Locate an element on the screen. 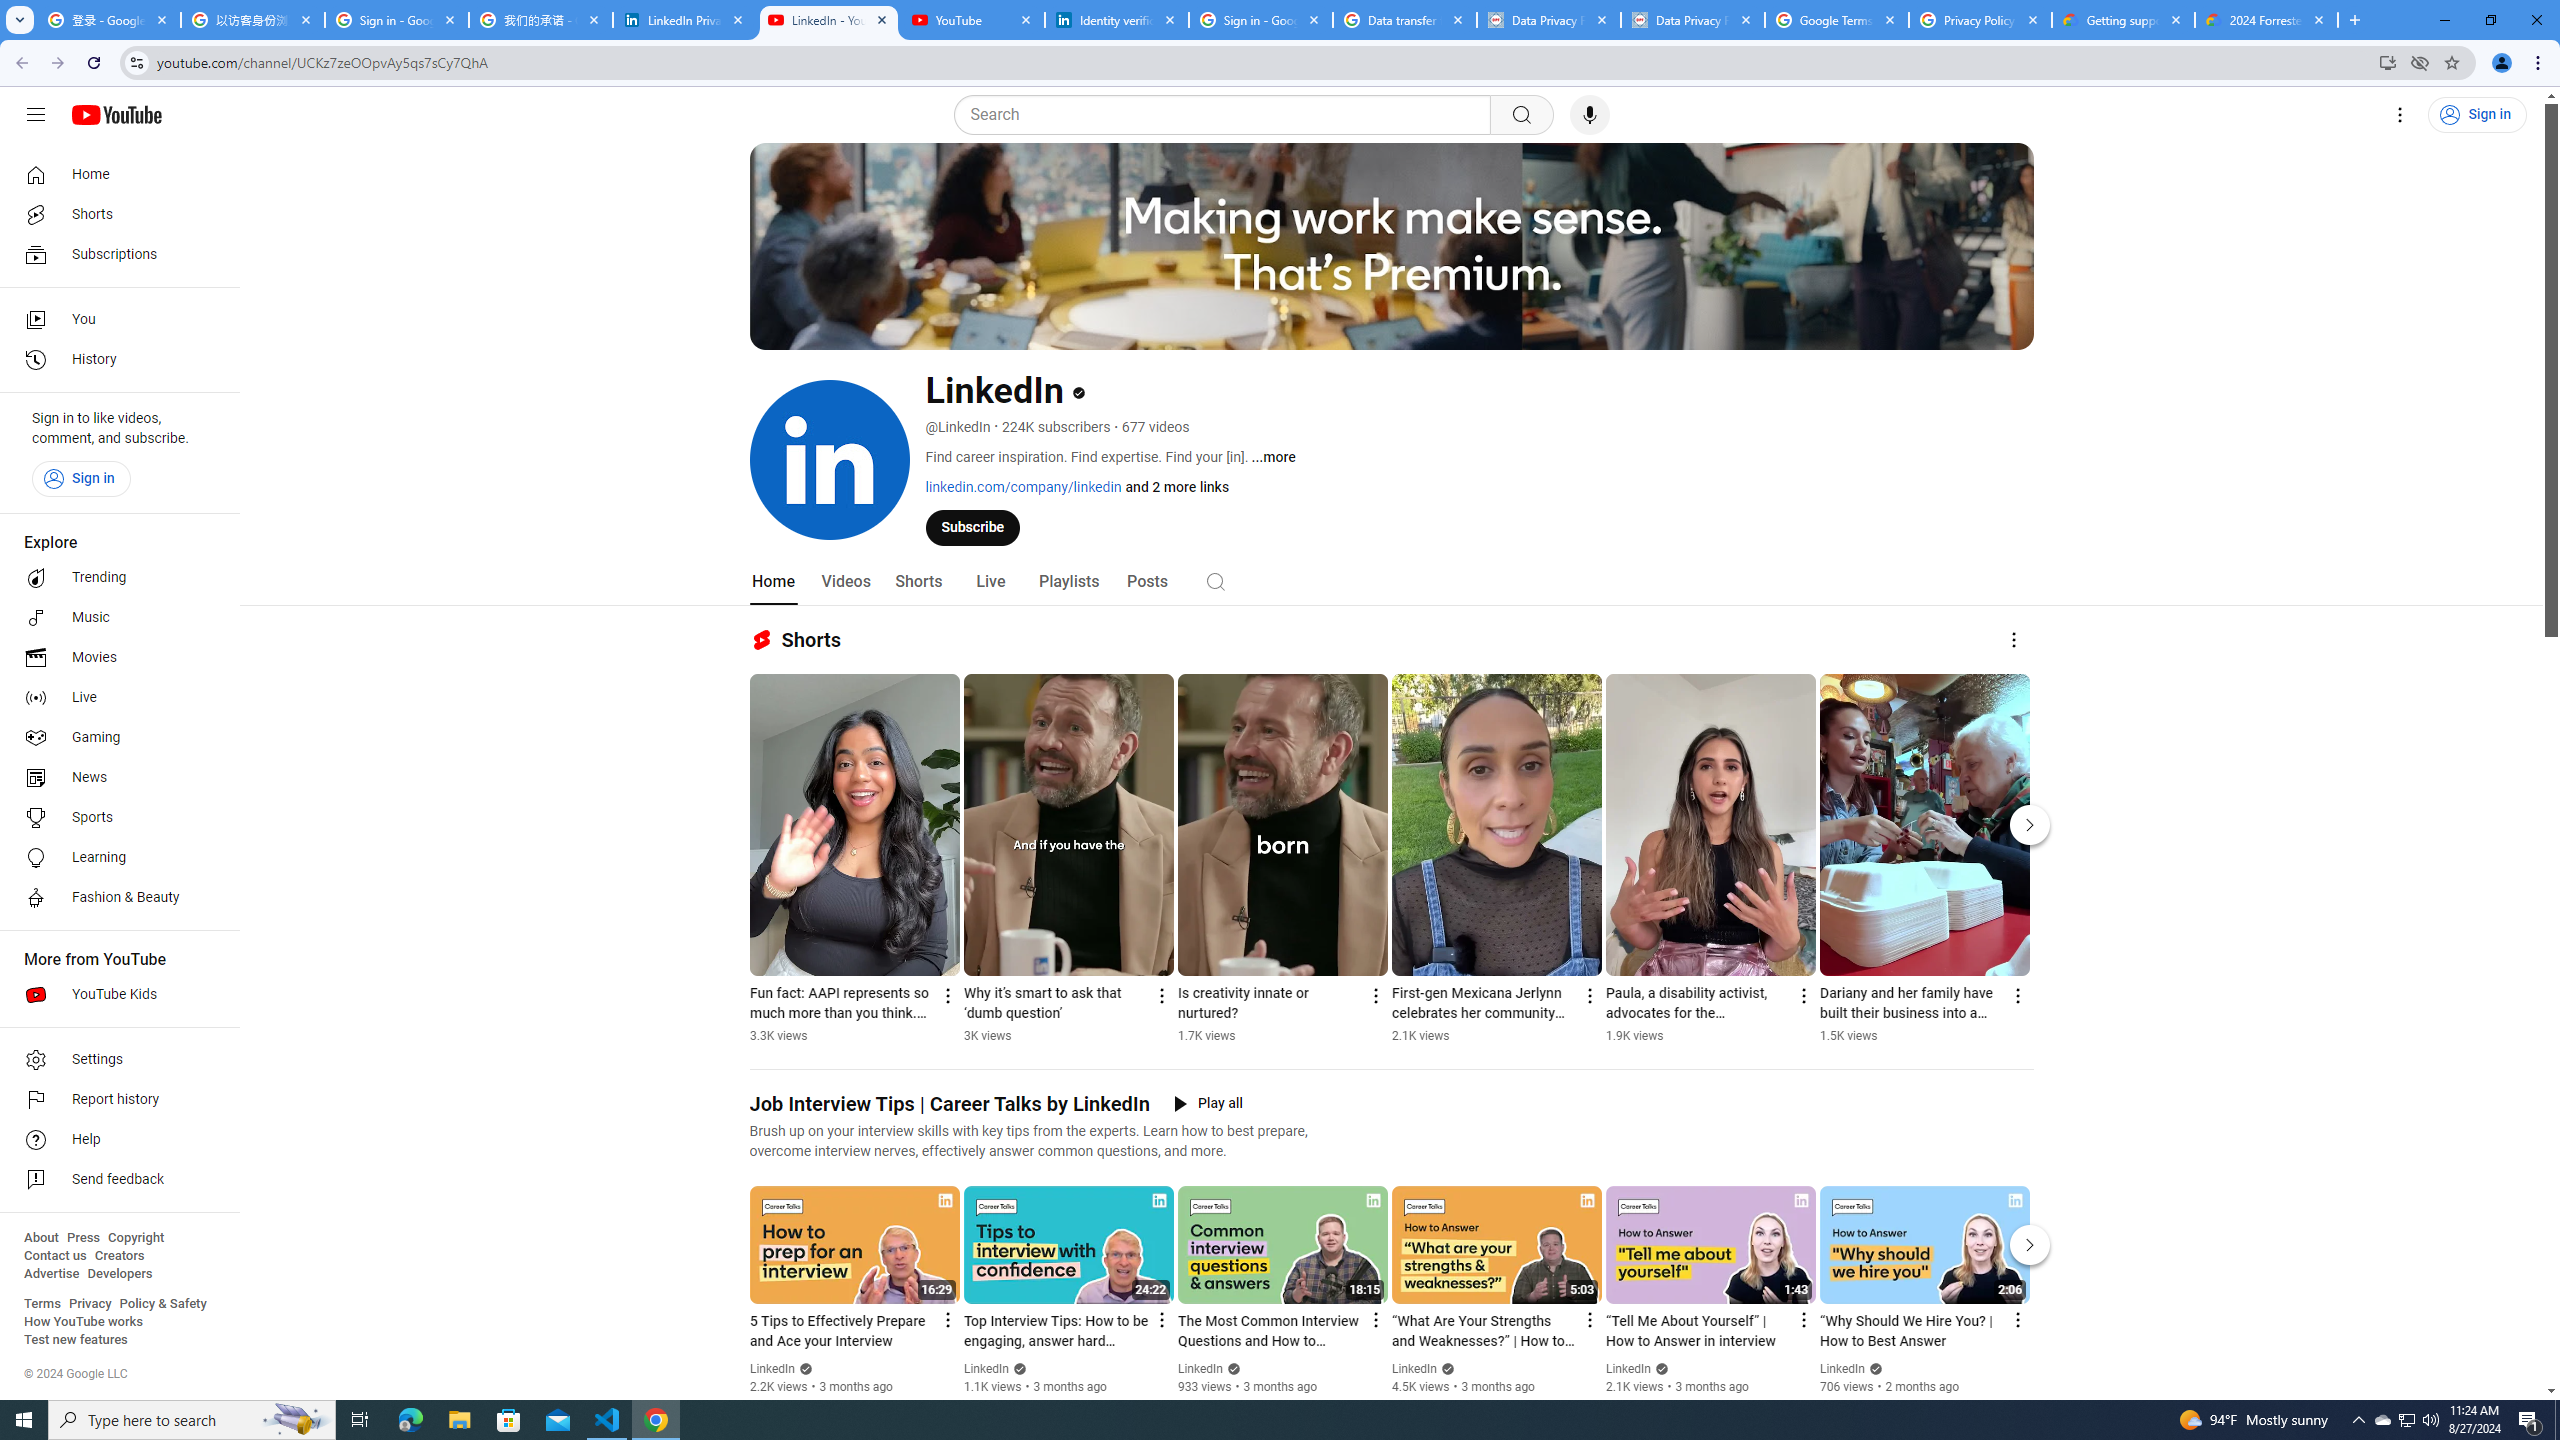 The image size is (2560, 1440). 'How YouTube works' is located at coordinates (82, 1321).